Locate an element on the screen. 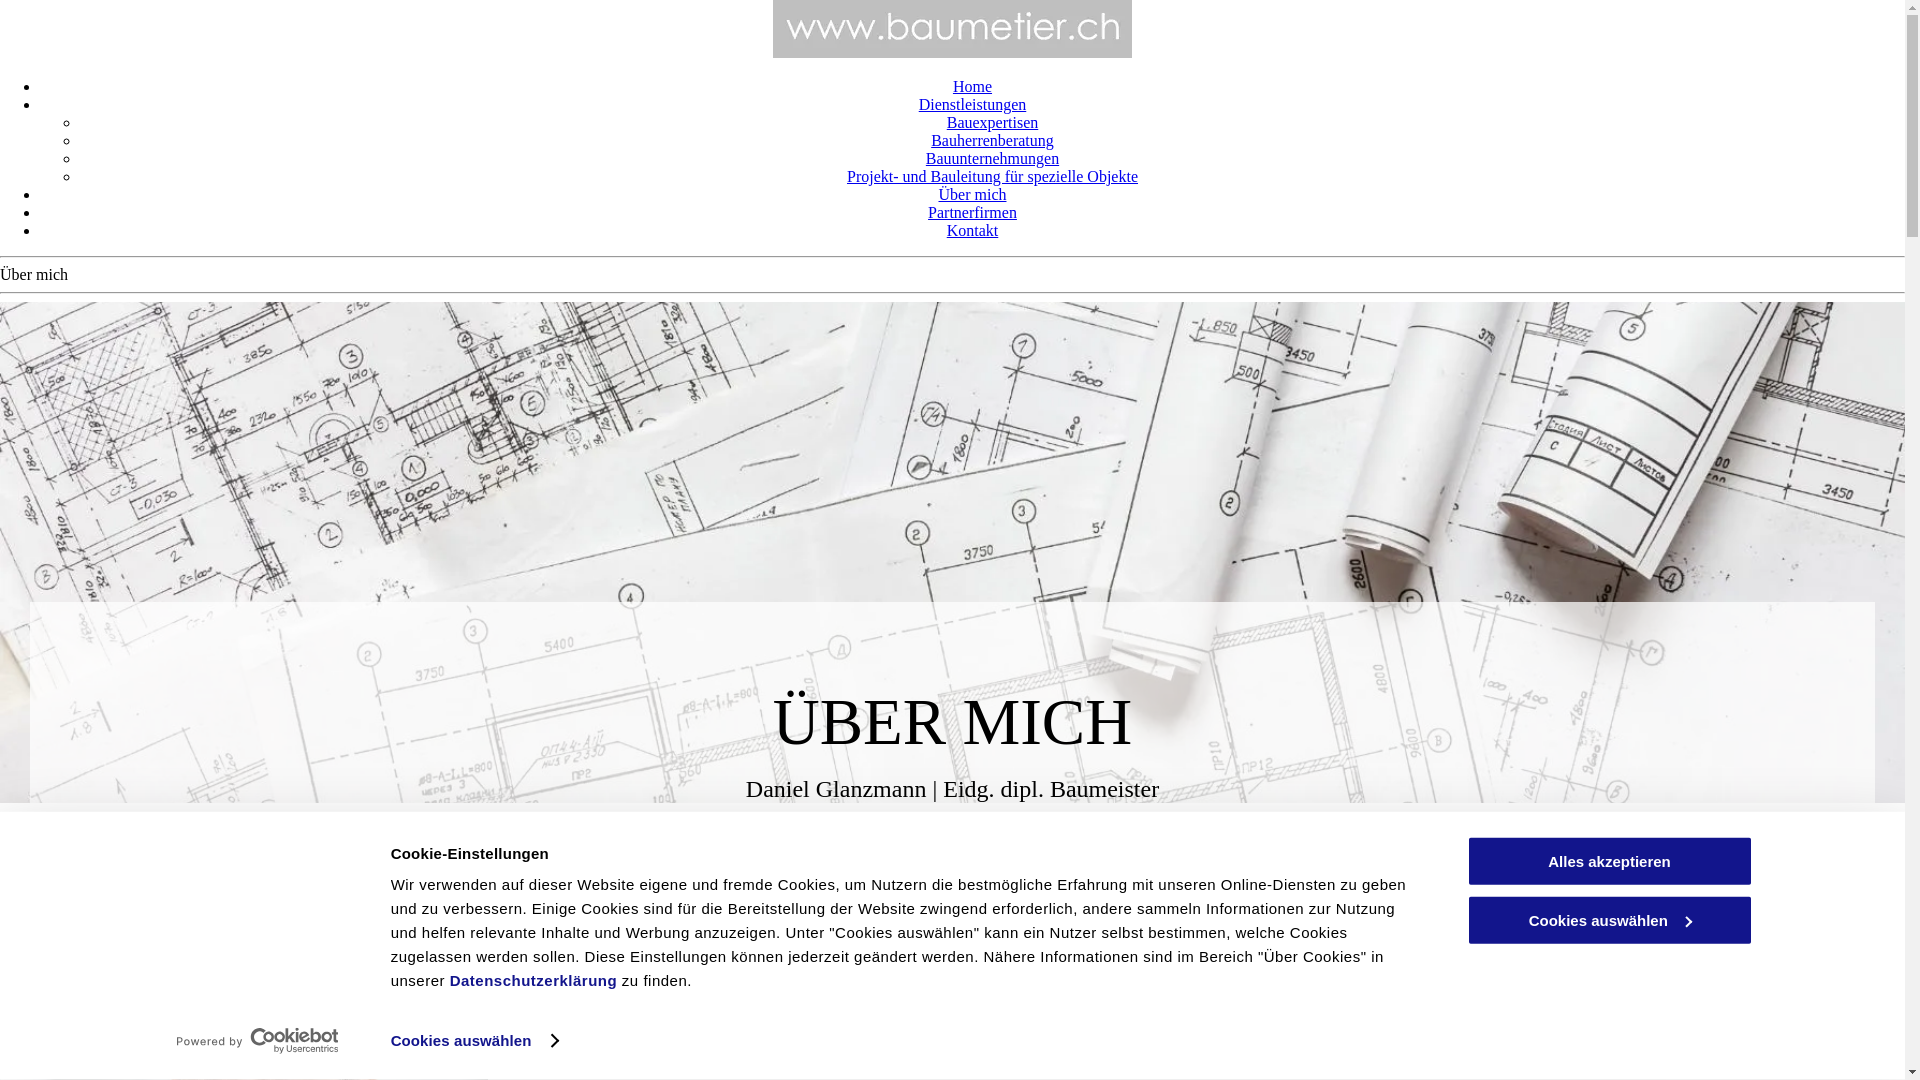 Image resolution: width=1920 pixels, height=1080 pixels. 'Bauexpertisen' is located at coordinates (993, 122).